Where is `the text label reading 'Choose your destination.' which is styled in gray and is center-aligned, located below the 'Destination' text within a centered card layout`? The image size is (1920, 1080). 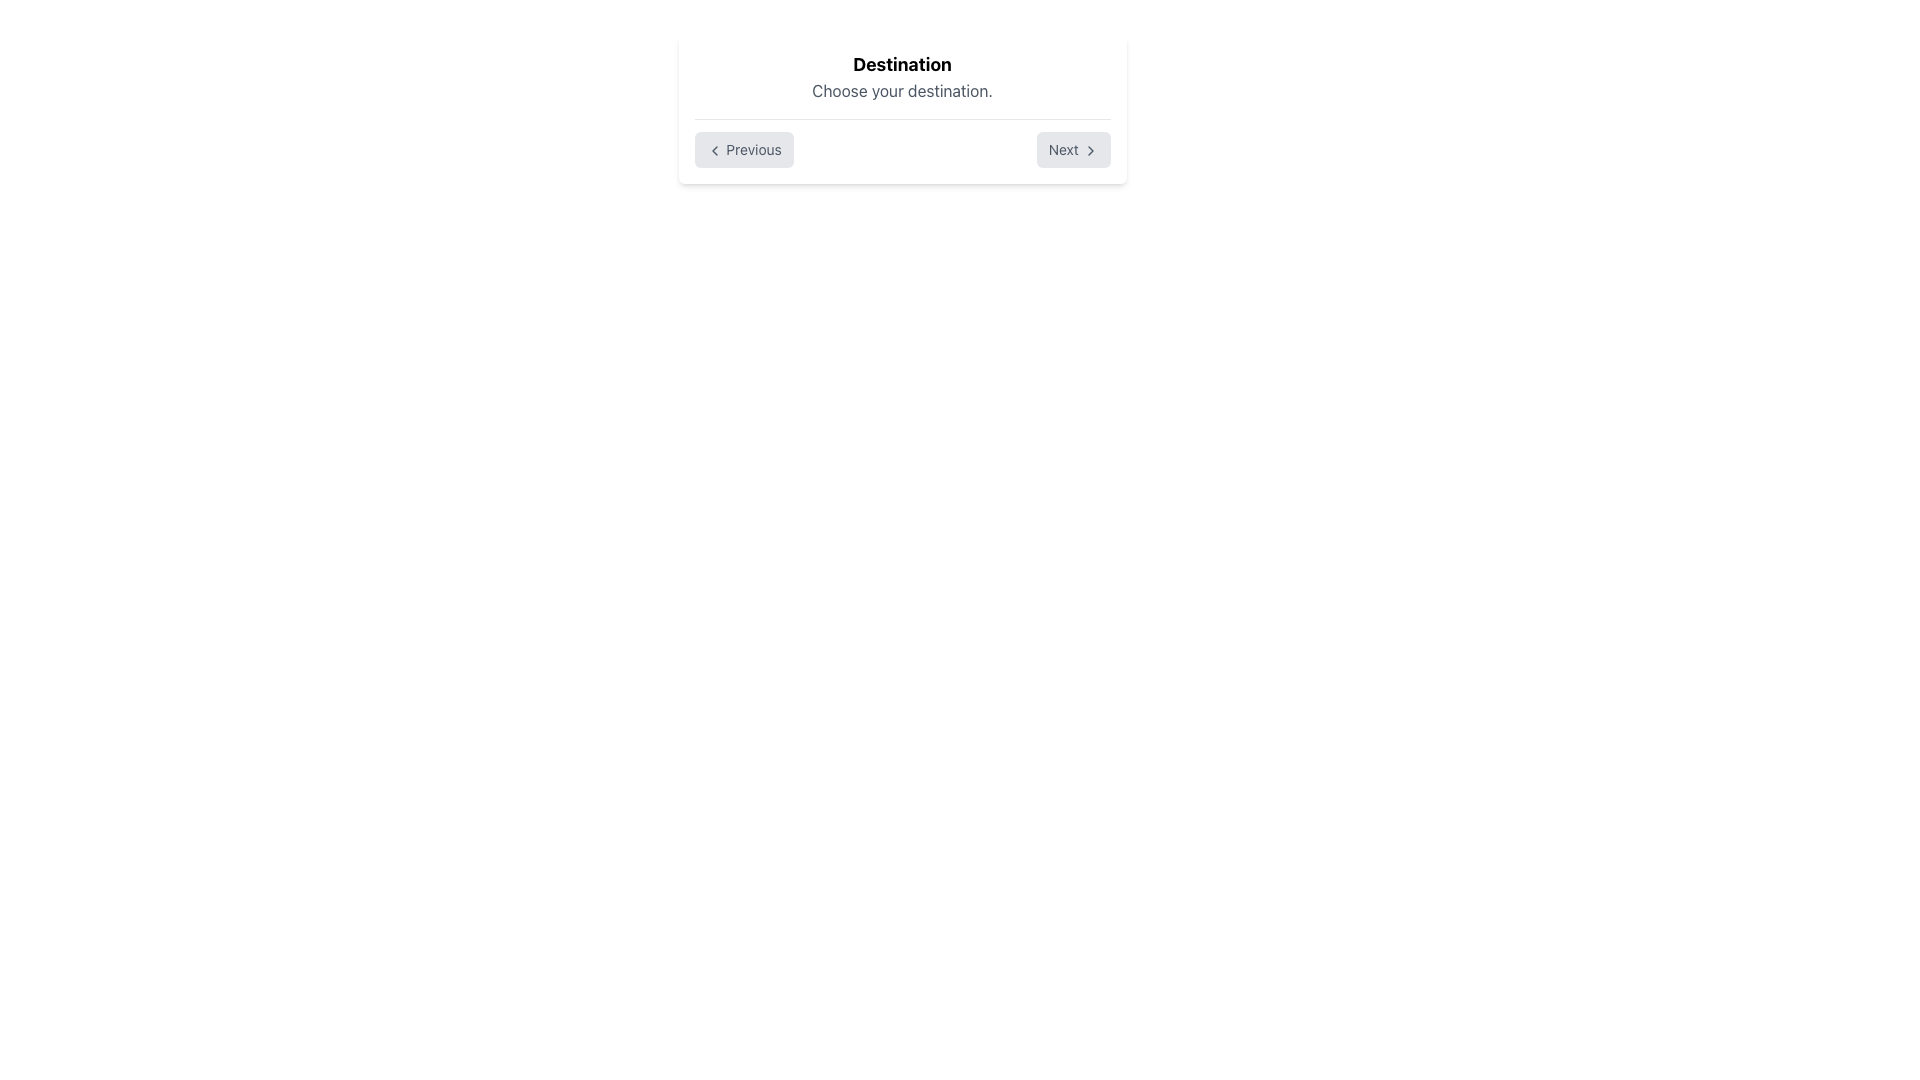 the text label reading 'Choose your destination.' which is styled in gray and is center-aligned, located below the 'Destination' text within a centered card layout is located at coordinates (901, 91).